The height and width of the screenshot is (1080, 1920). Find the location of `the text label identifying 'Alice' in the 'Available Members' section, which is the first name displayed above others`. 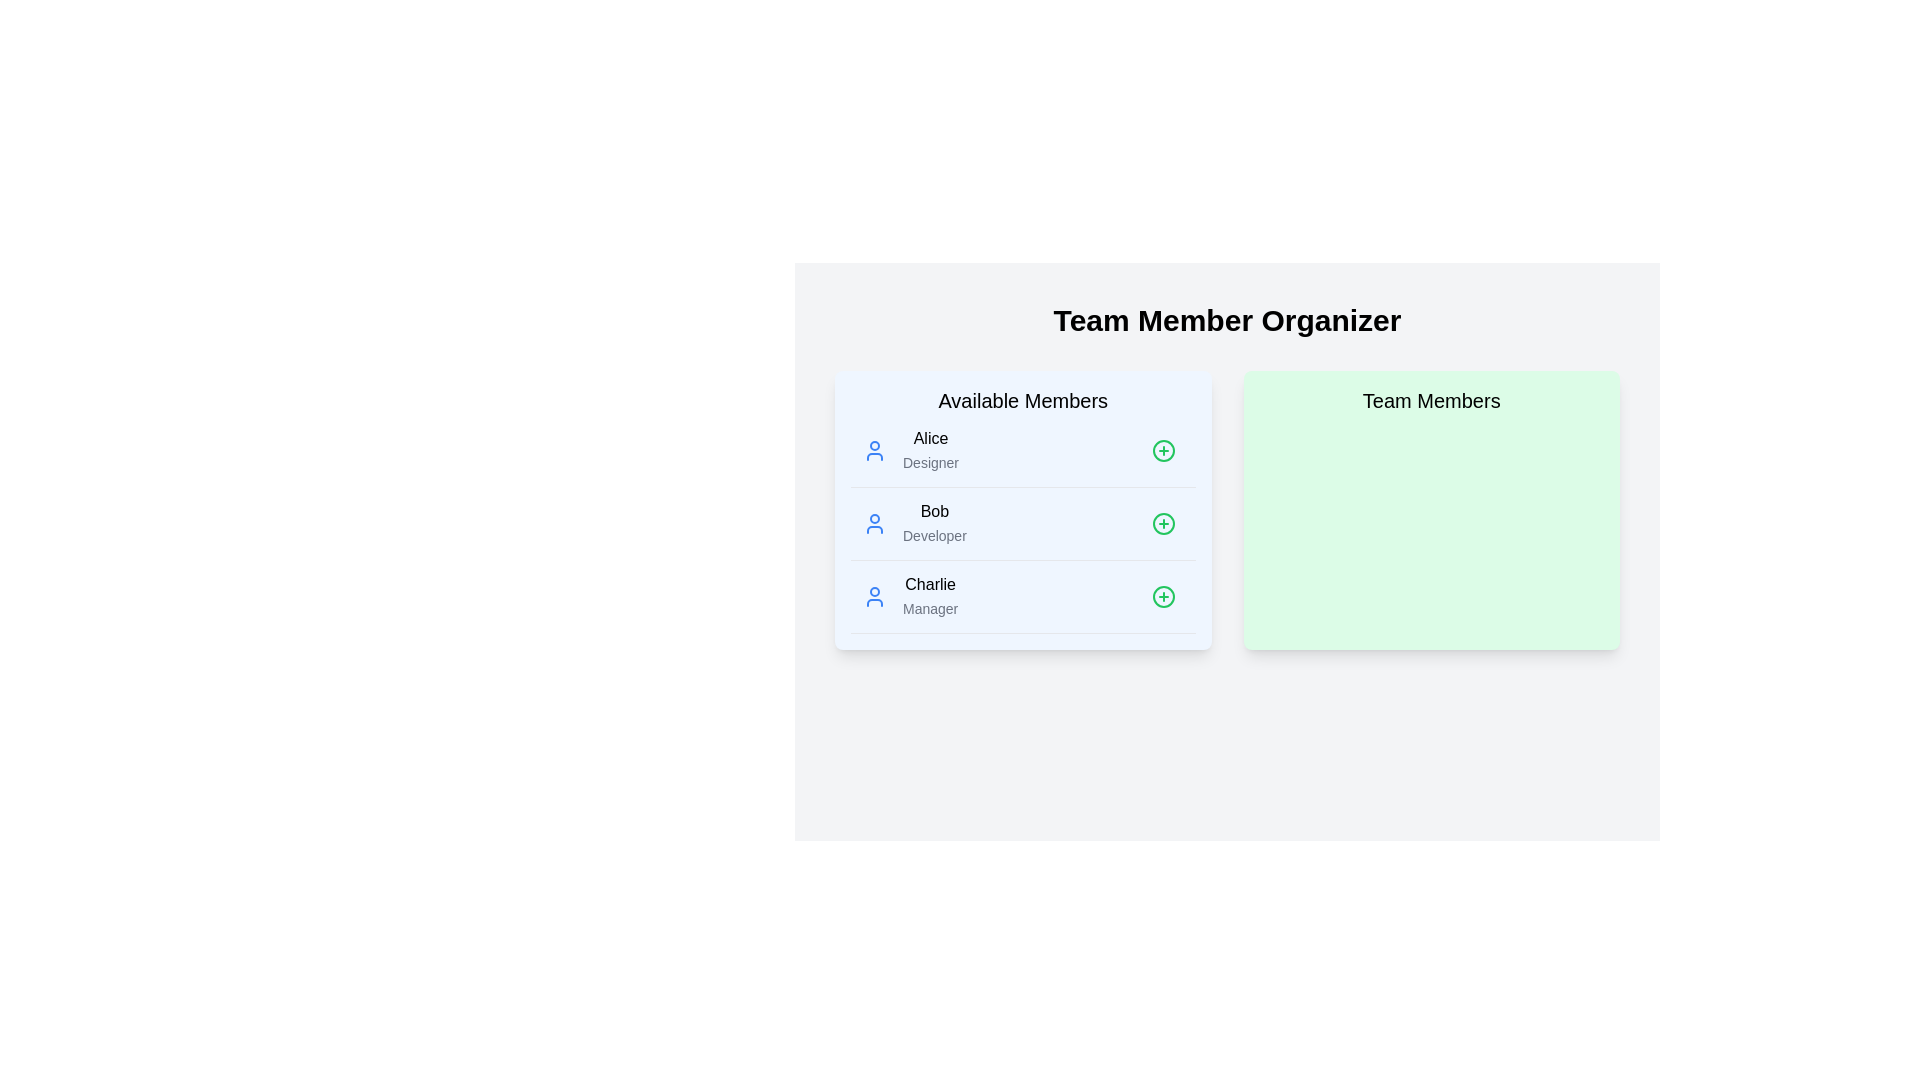

the text label identifying 'Alice' in the 'Available Members' section, which is the first name displayed above others is located at coordinates (930, 438).